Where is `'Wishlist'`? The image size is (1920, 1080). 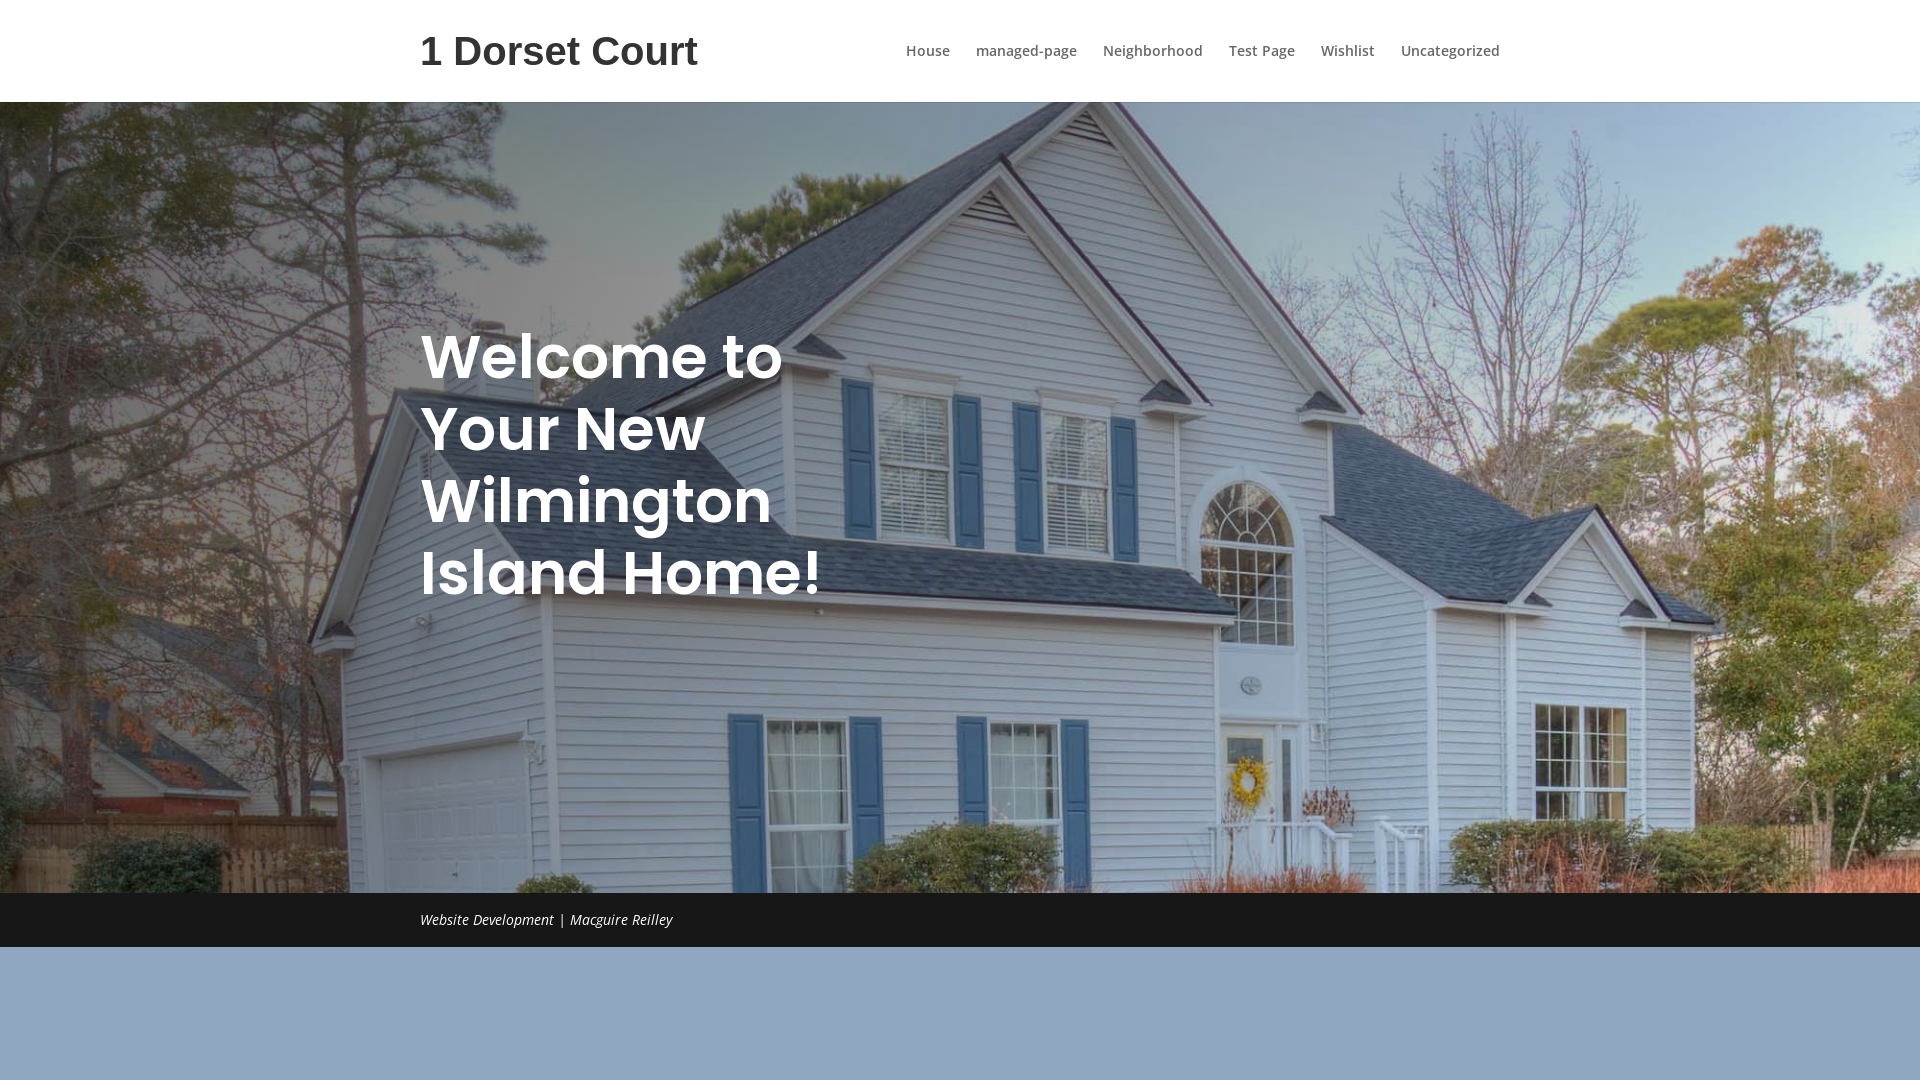
'Wishlist' is located at coordinates (1348, 72).